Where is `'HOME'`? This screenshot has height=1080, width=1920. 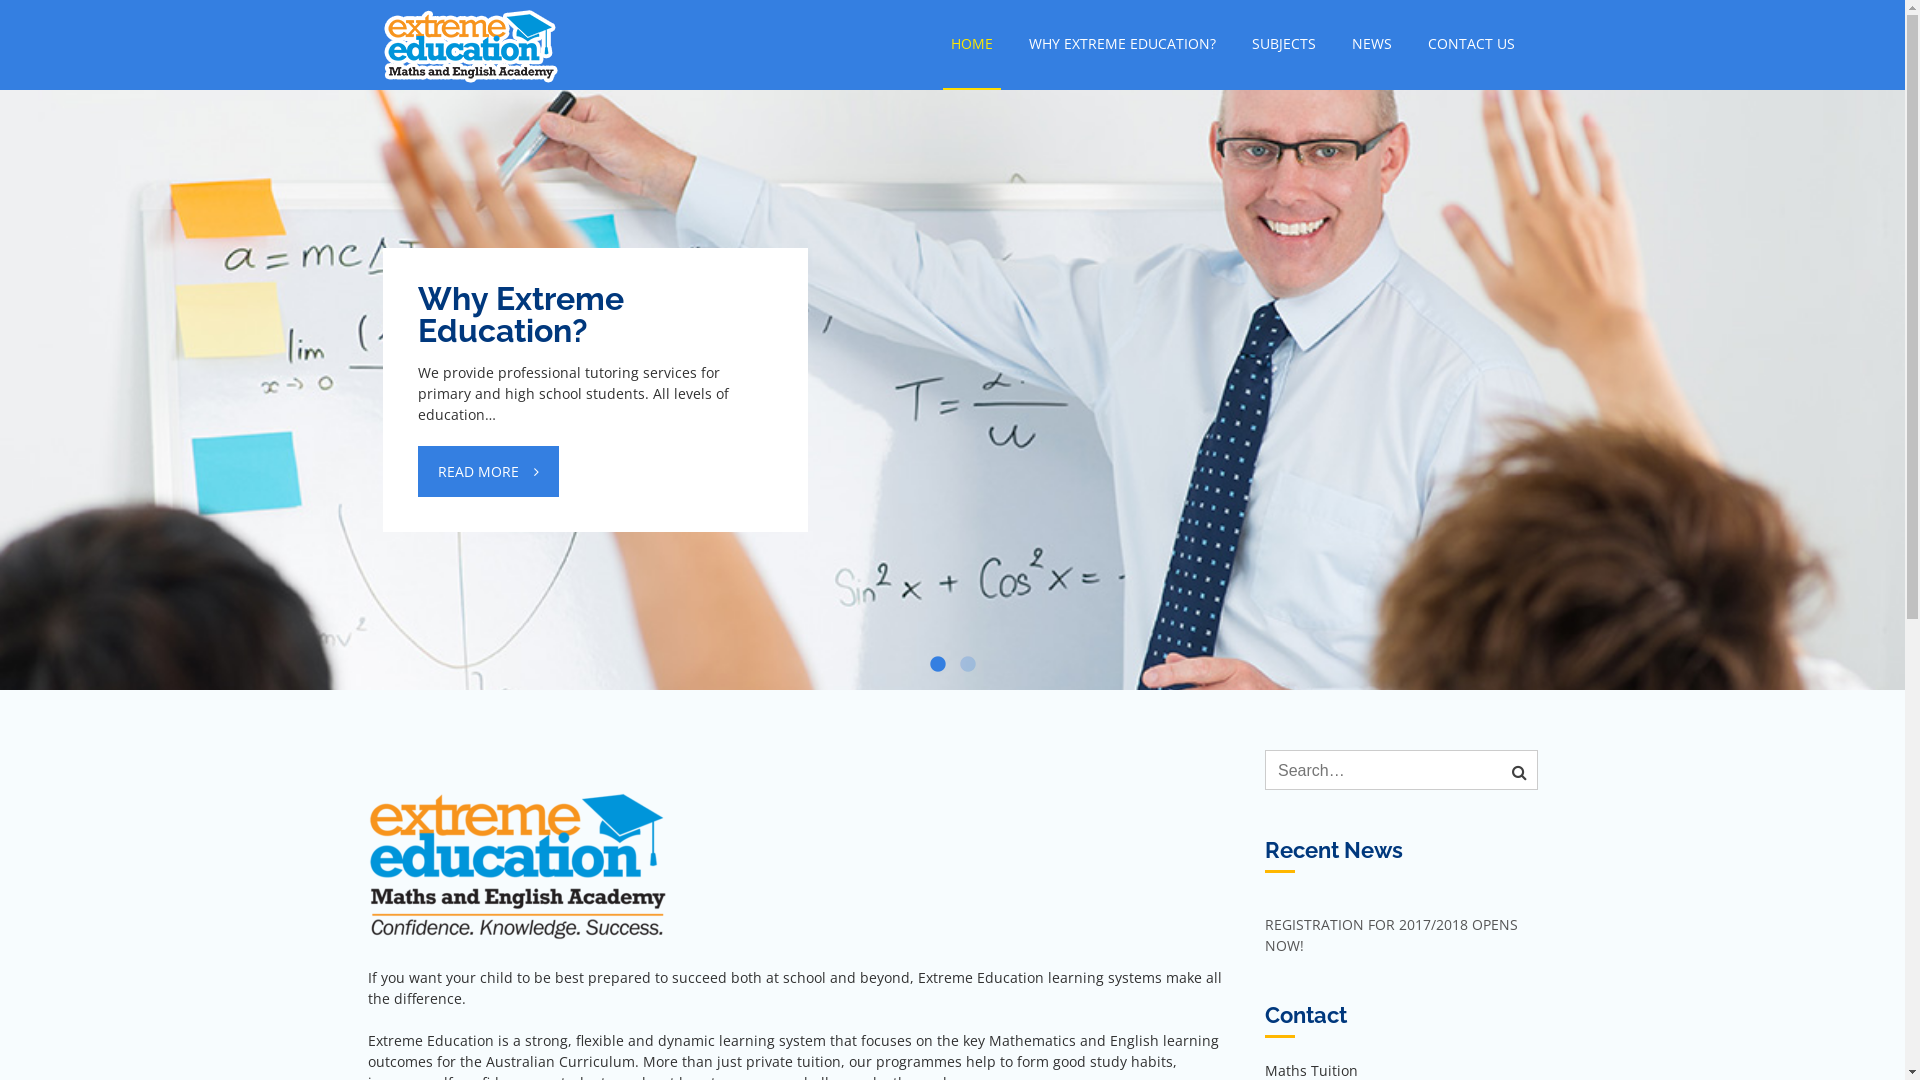 'HOME' is located at coordinates (970, 45).